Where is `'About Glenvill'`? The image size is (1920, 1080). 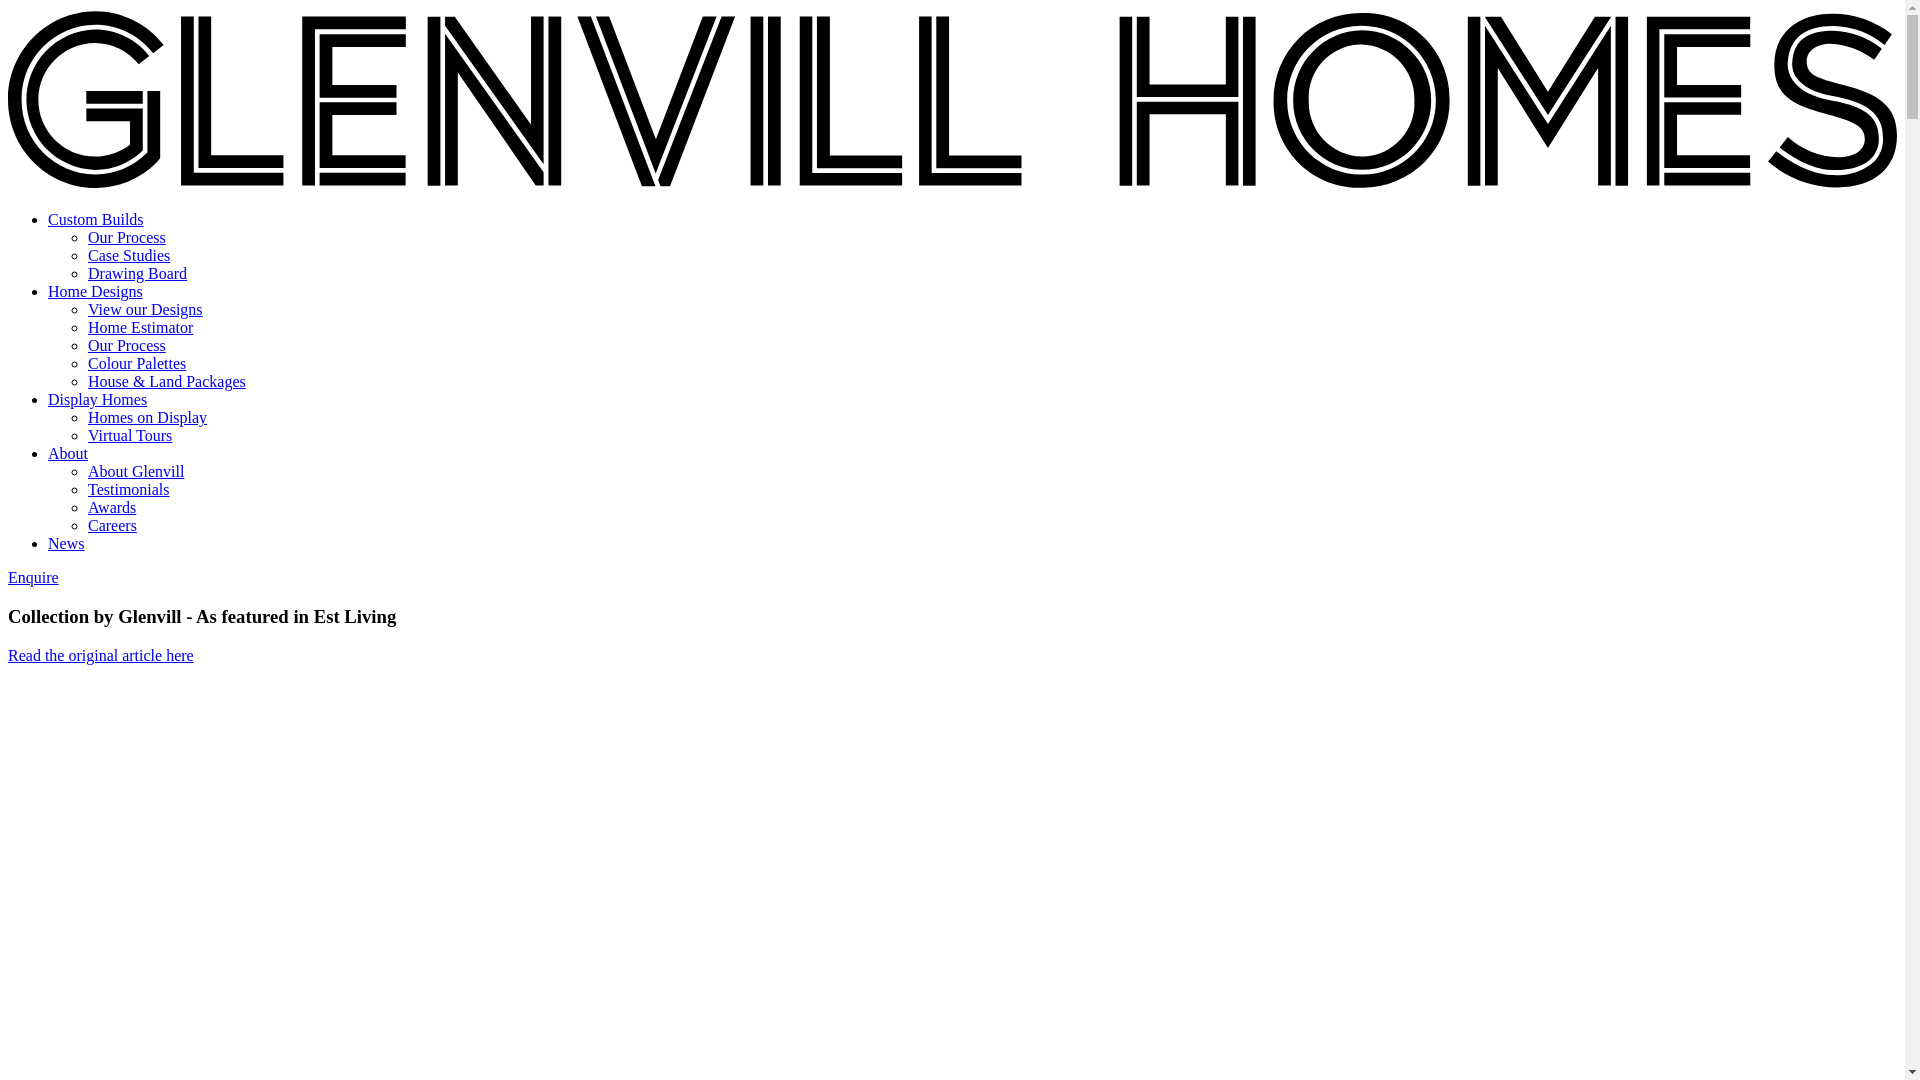 'About Glenvill' is located at coordinates (86, 471).